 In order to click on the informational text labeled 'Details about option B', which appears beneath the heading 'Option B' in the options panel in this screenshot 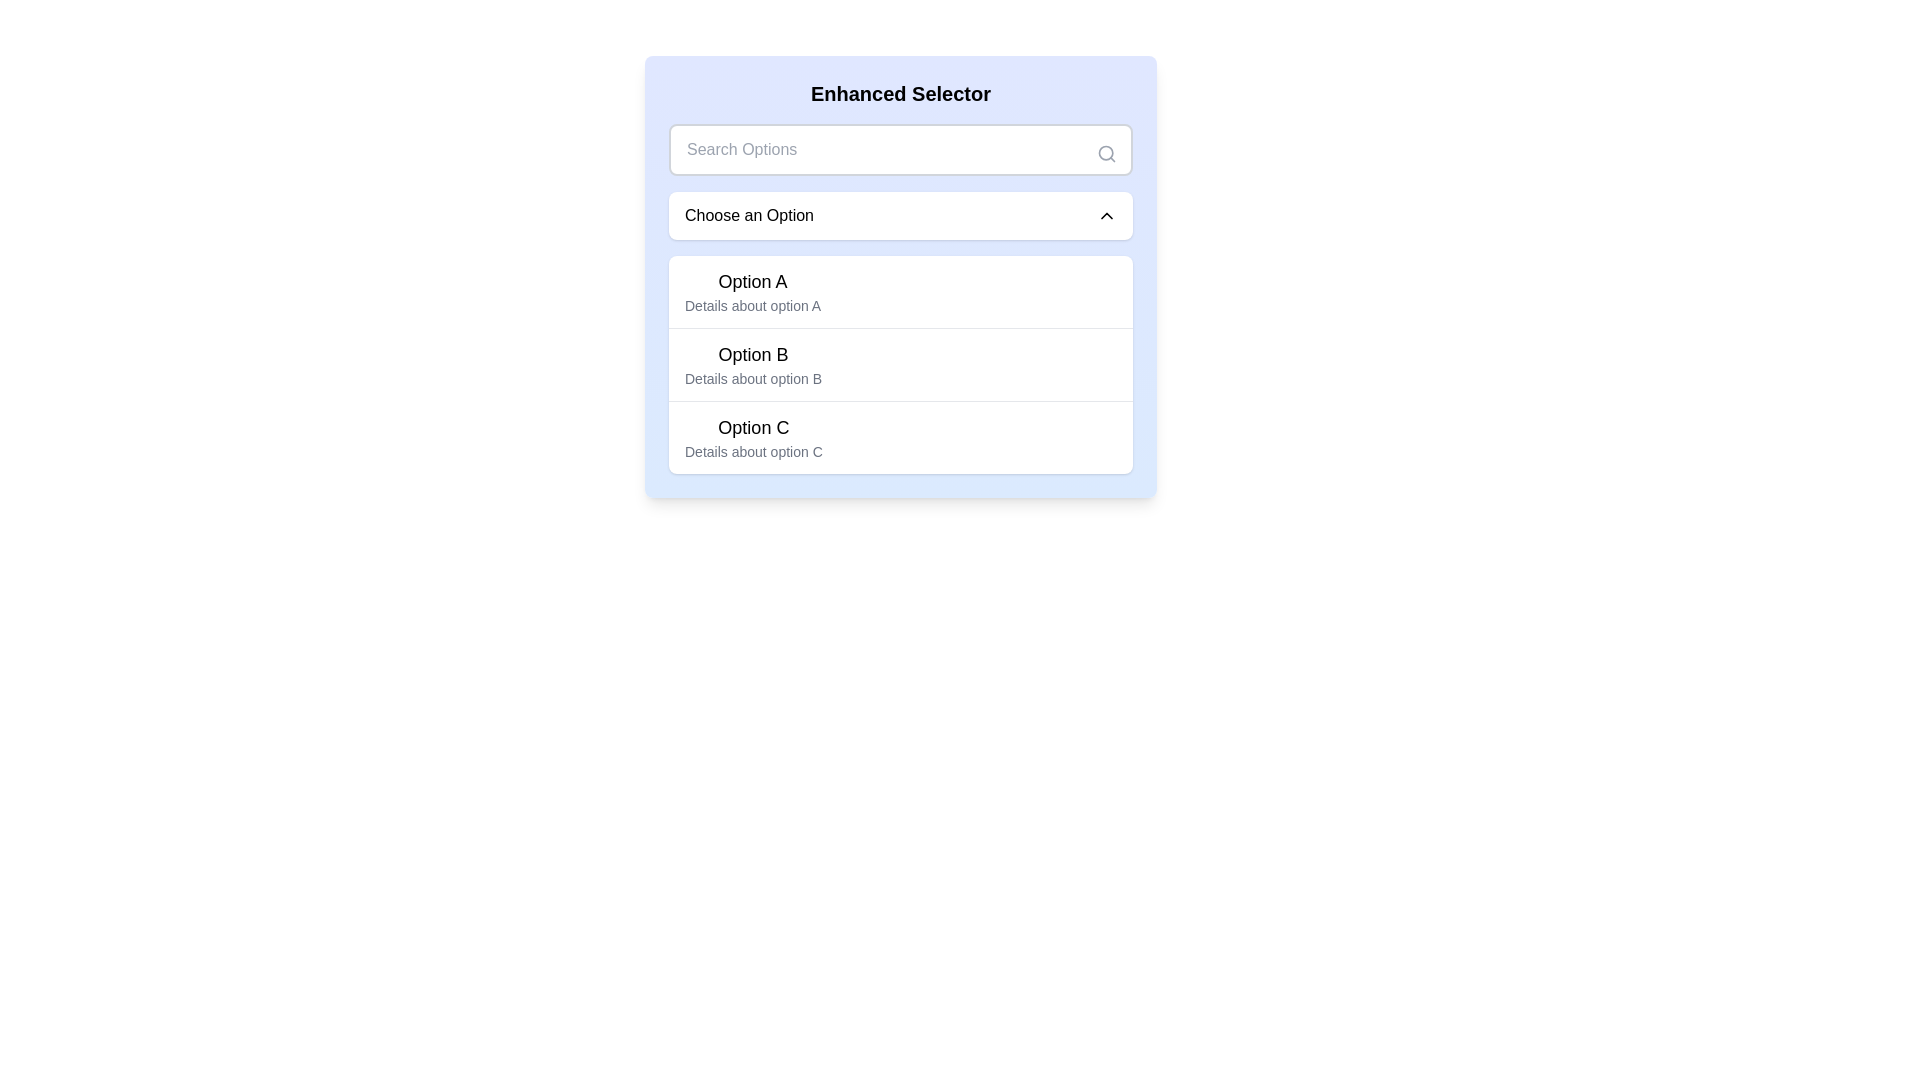, I will do `click(752, 378)`.